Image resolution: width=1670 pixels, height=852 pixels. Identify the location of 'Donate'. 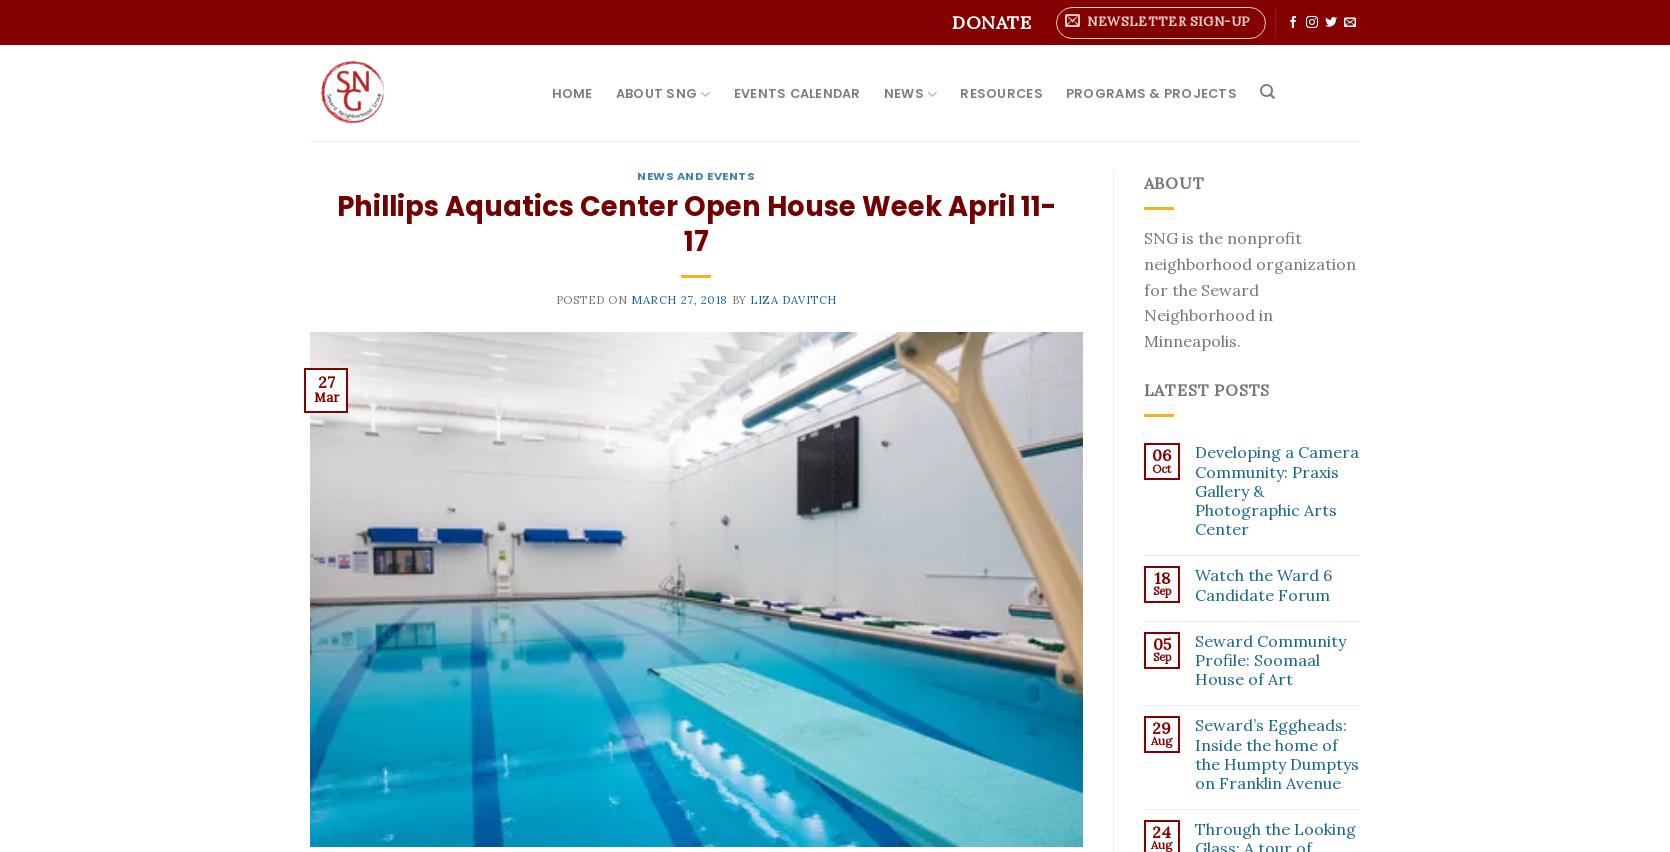
(990, 21).